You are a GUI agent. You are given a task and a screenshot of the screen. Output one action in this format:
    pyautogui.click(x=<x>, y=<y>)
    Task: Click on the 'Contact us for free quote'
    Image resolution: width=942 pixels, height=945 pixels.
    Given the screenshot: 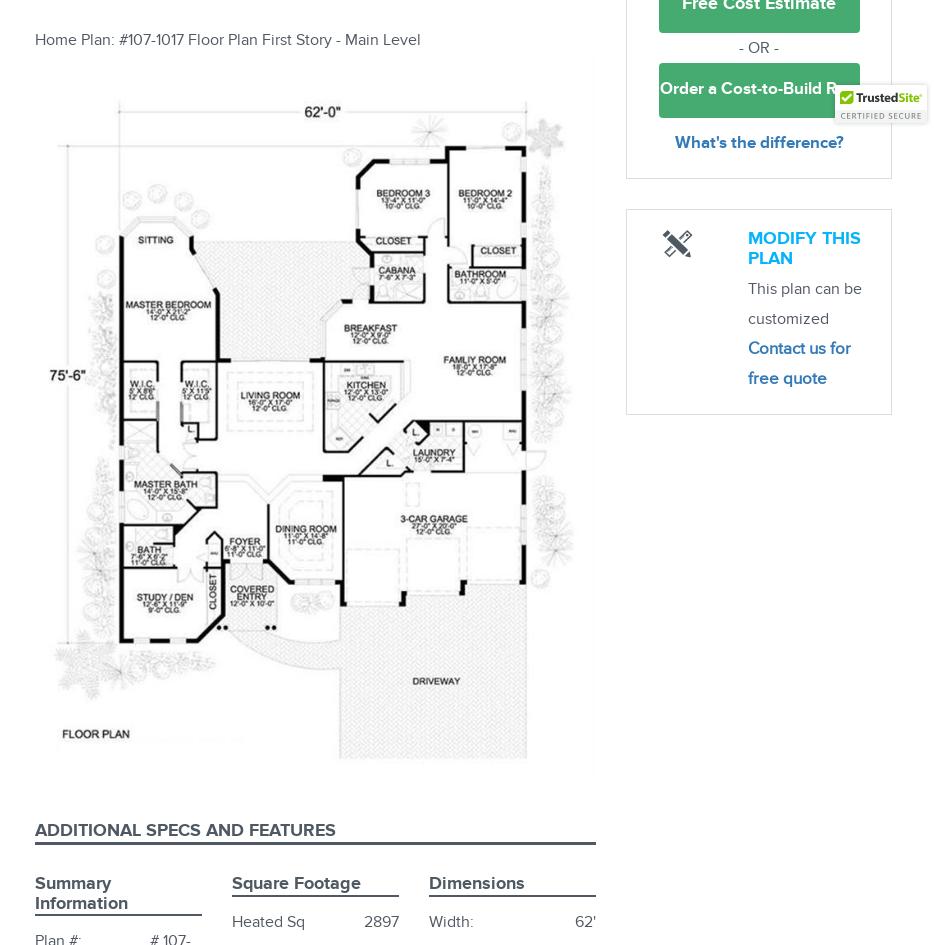 What is the action you would take?
    pyautogui.click(x=799, y=363)
    